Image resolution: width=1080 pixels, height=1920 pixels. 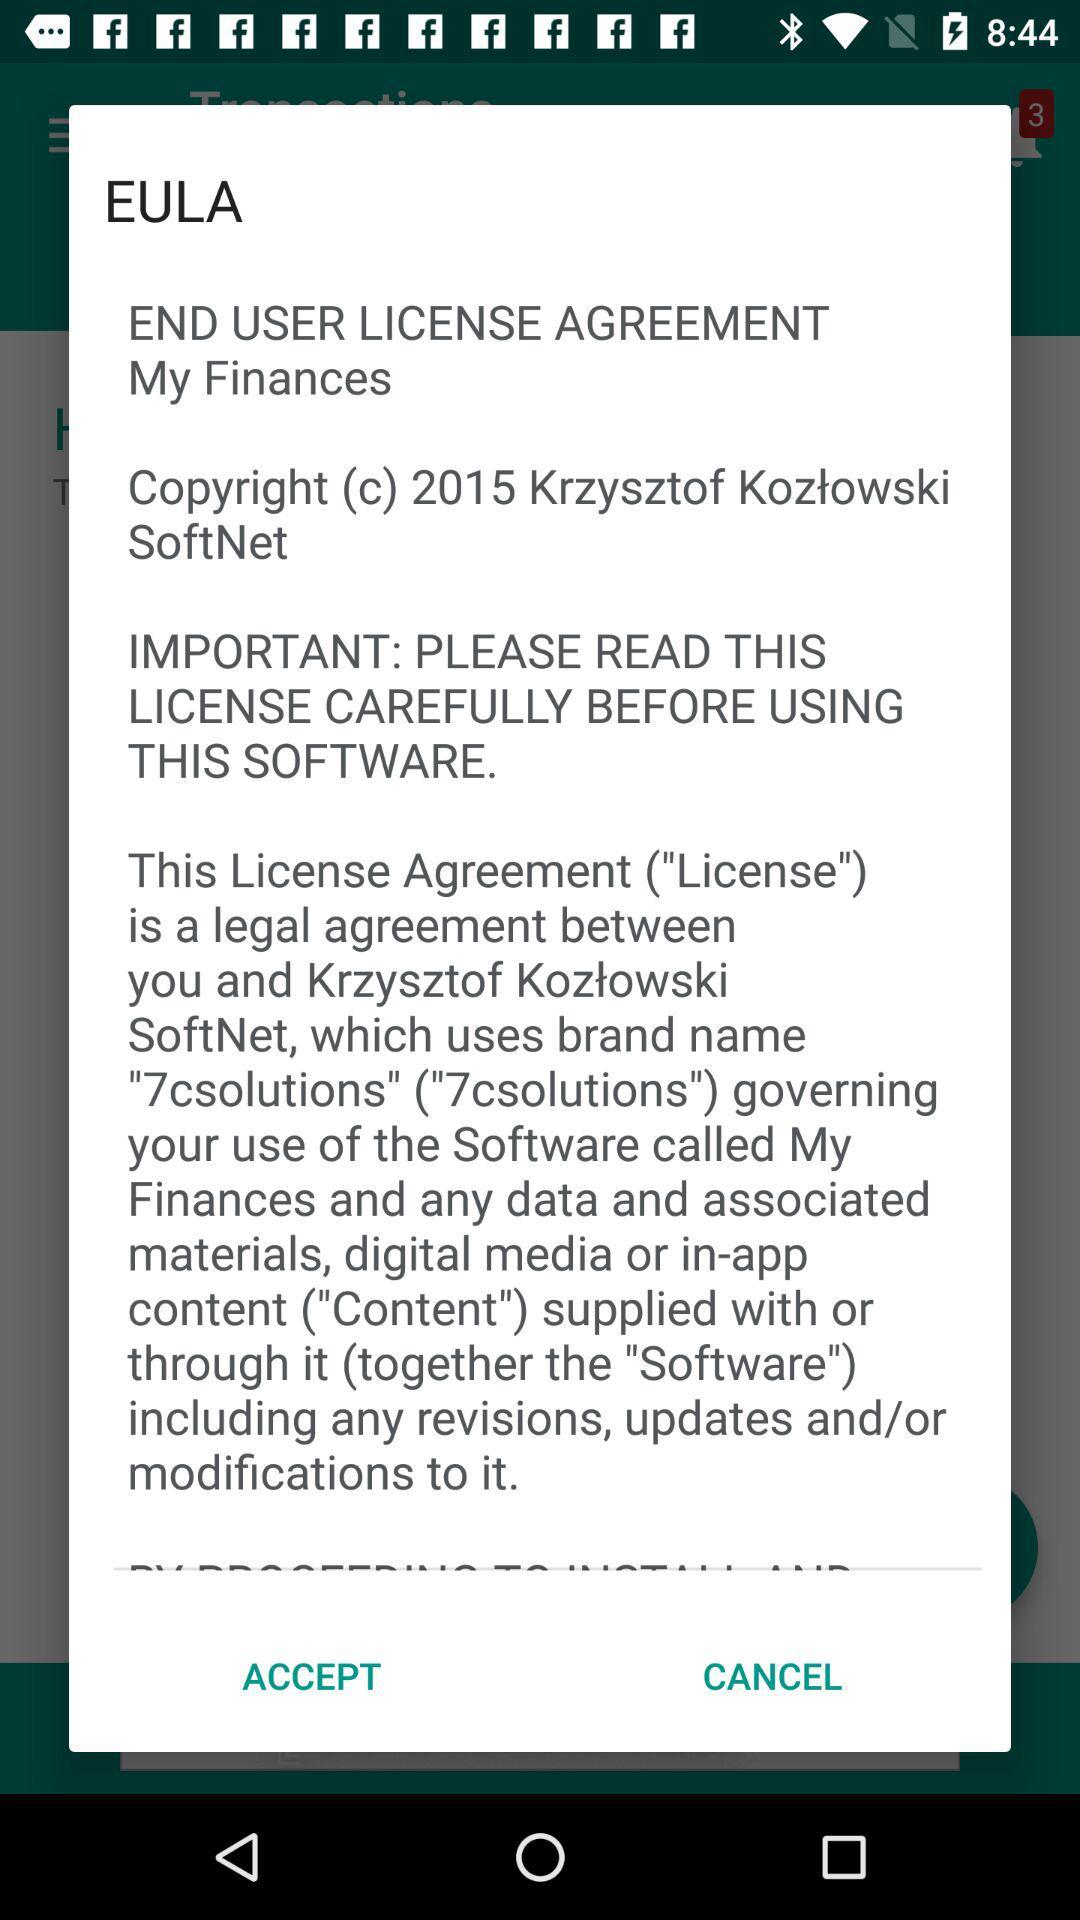 I want to click on the accept at the bottom left corner, so click(x=312, y=1675).